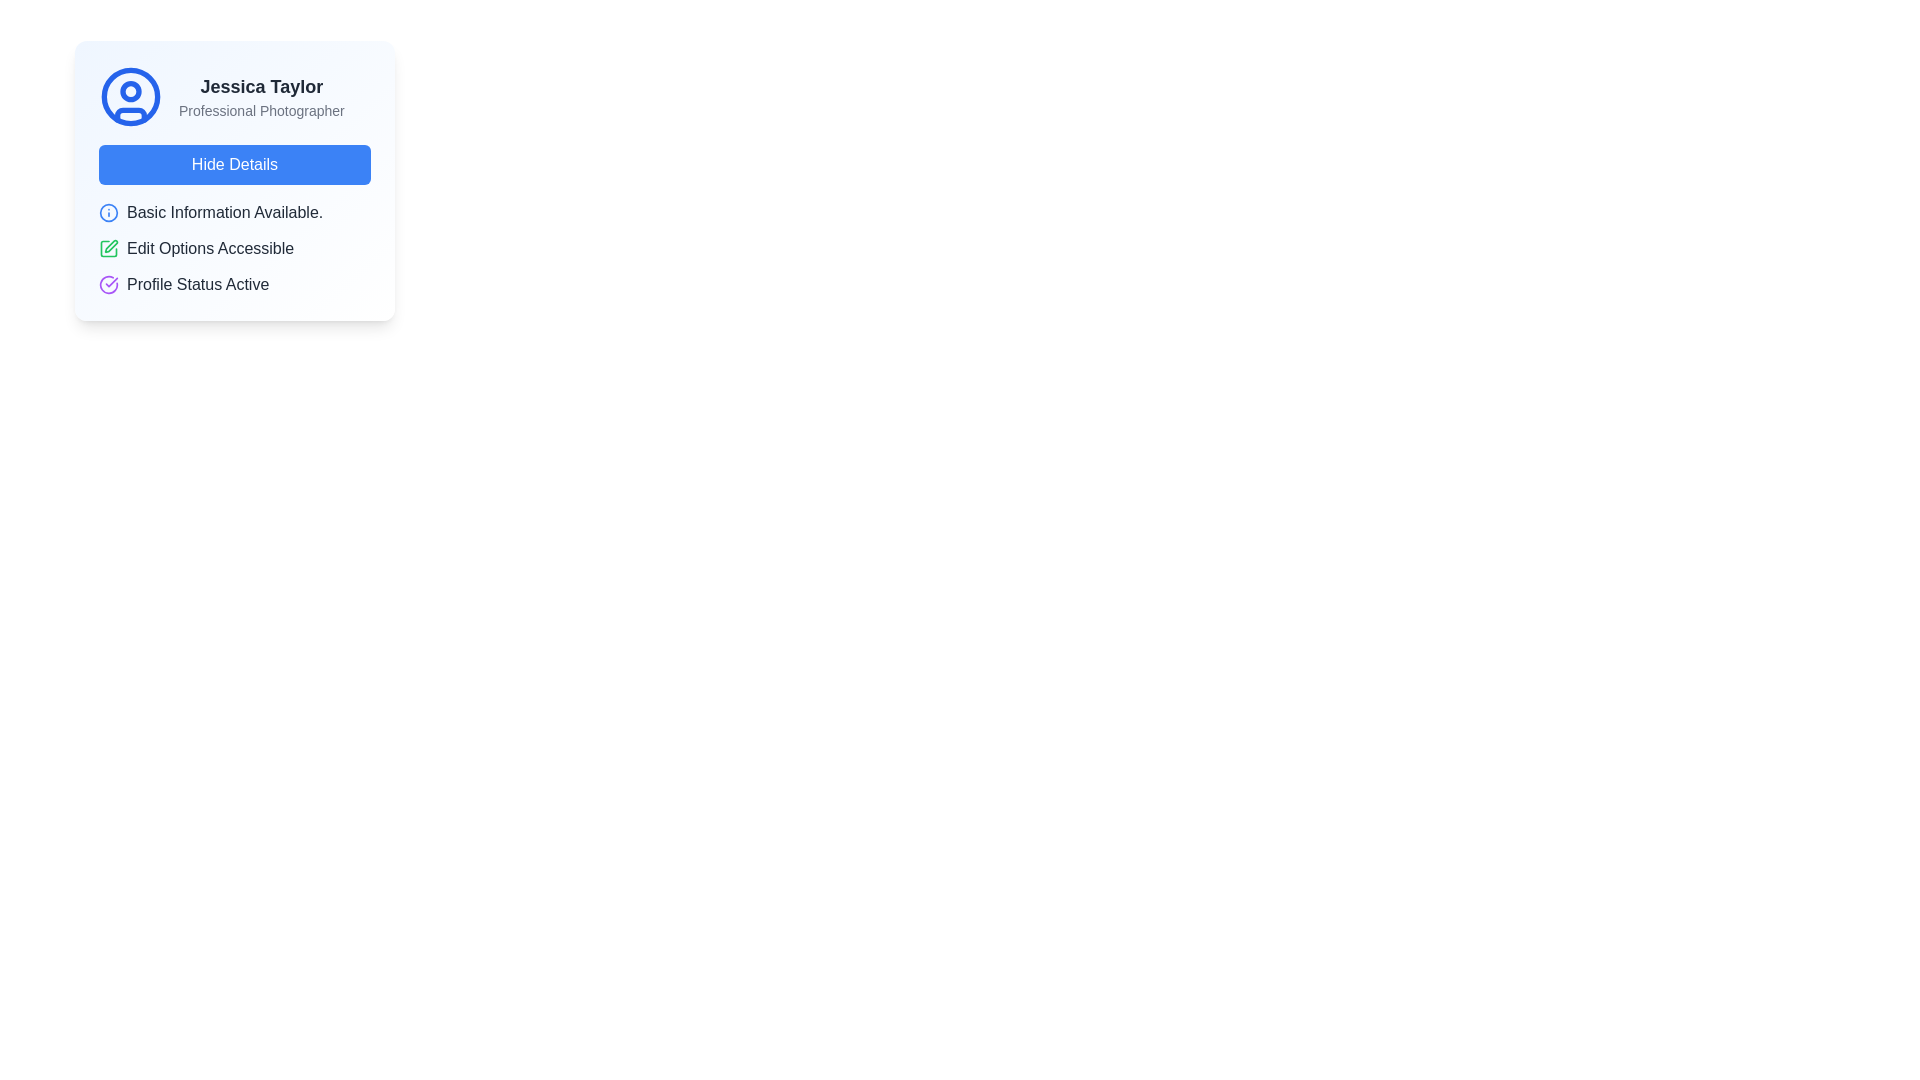 The image size is (1920, 1080). Describe the element at coordinates (260, 86) in the screenshot. I see `the text label displaying 'Jessica Taylor', which is styled in bold and large dark gray font and positioned at the top of the card, to the right of a user profile icon` at that location.